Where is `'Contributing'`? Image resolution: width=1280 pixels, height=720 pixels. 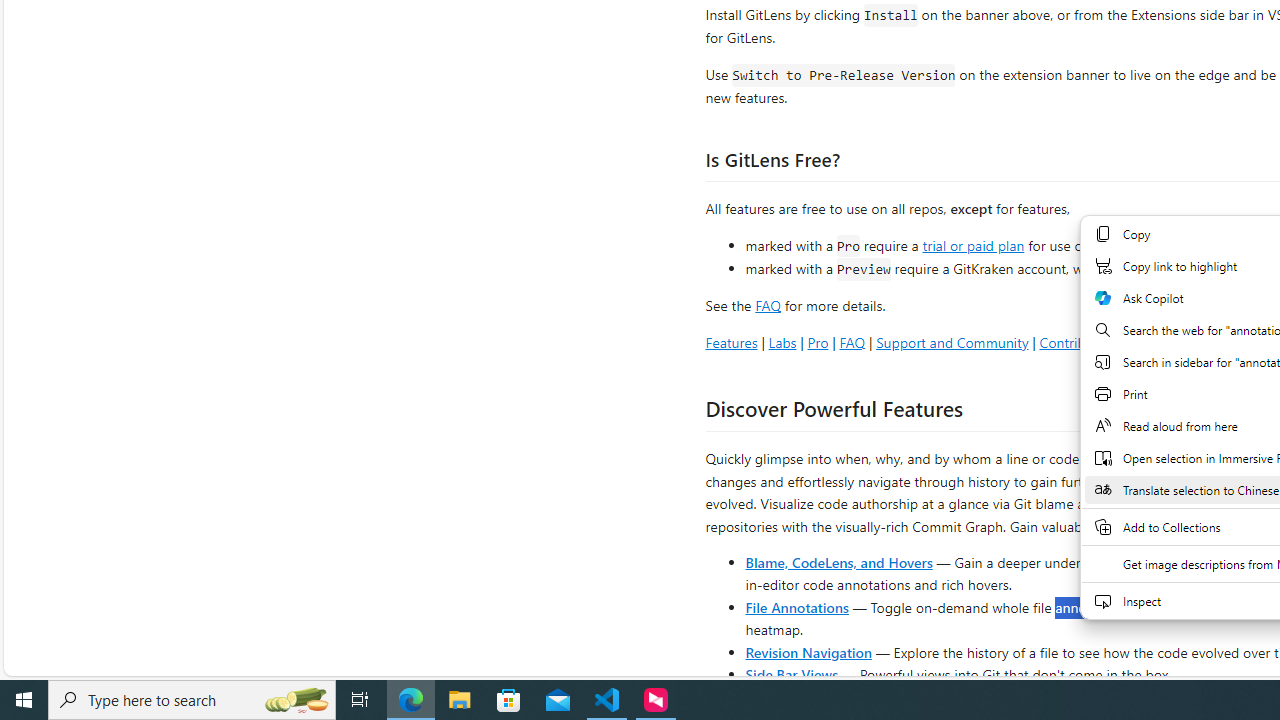 'Contributing' is located at coordinates (1077, 341).